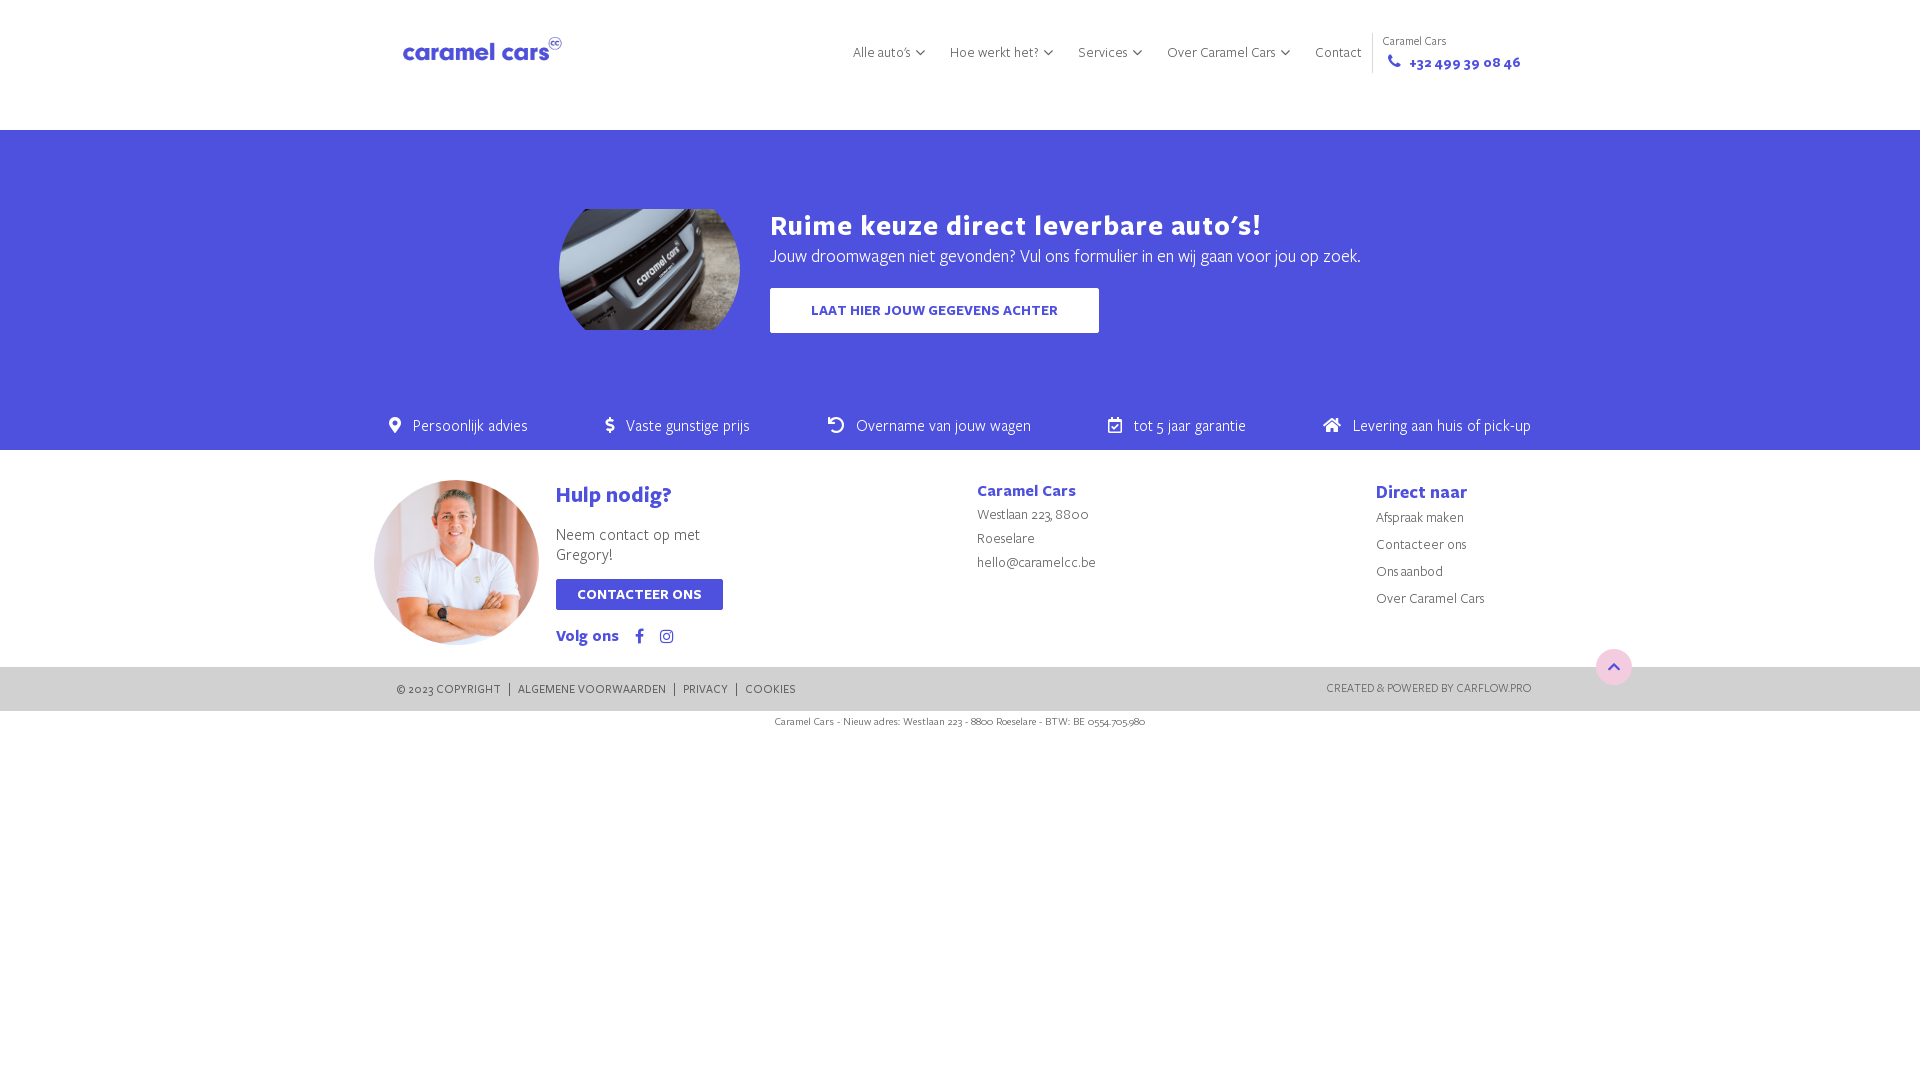  Describe the element at coordinates (1429, 596) in the screenshot. I see `'Over Caramel Cars'` at that location.